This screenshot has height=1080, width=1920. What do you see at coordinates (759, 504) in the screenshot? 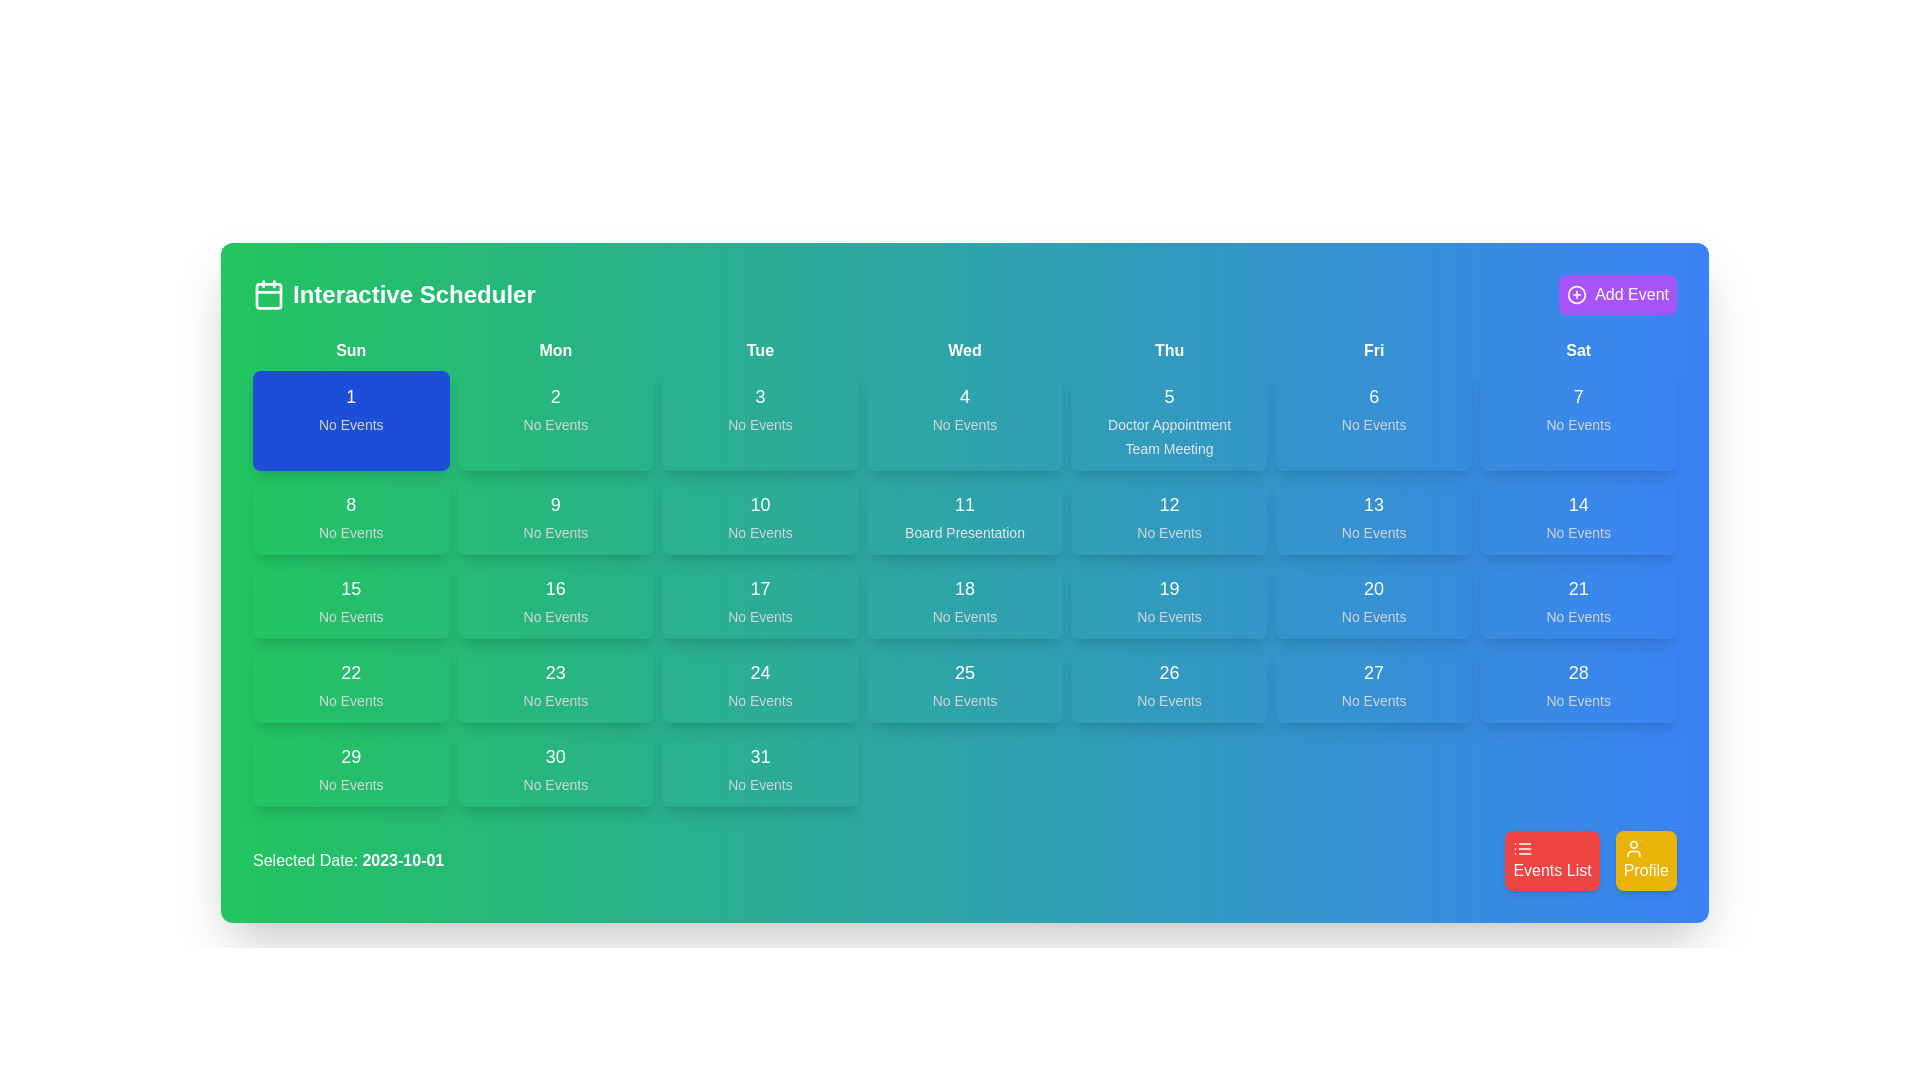
I see `the text label displaying the number '10' in the interactive calendar interface, which is part of a button-like component` at bounding box center [759, 504].